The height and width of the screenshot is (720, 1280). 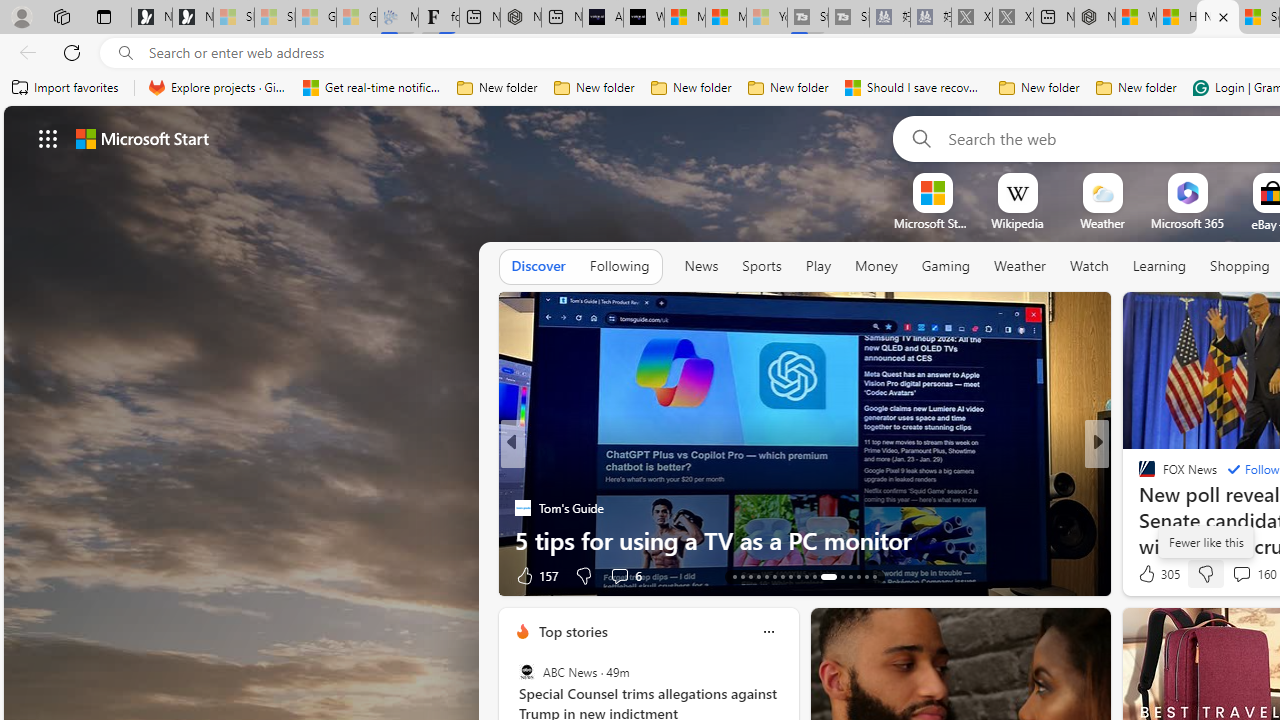 What do you see at coordinates (1234, 575) in the screenshot?
I see `'View comments 107 Comment'` at bounding box center [1234, 575].